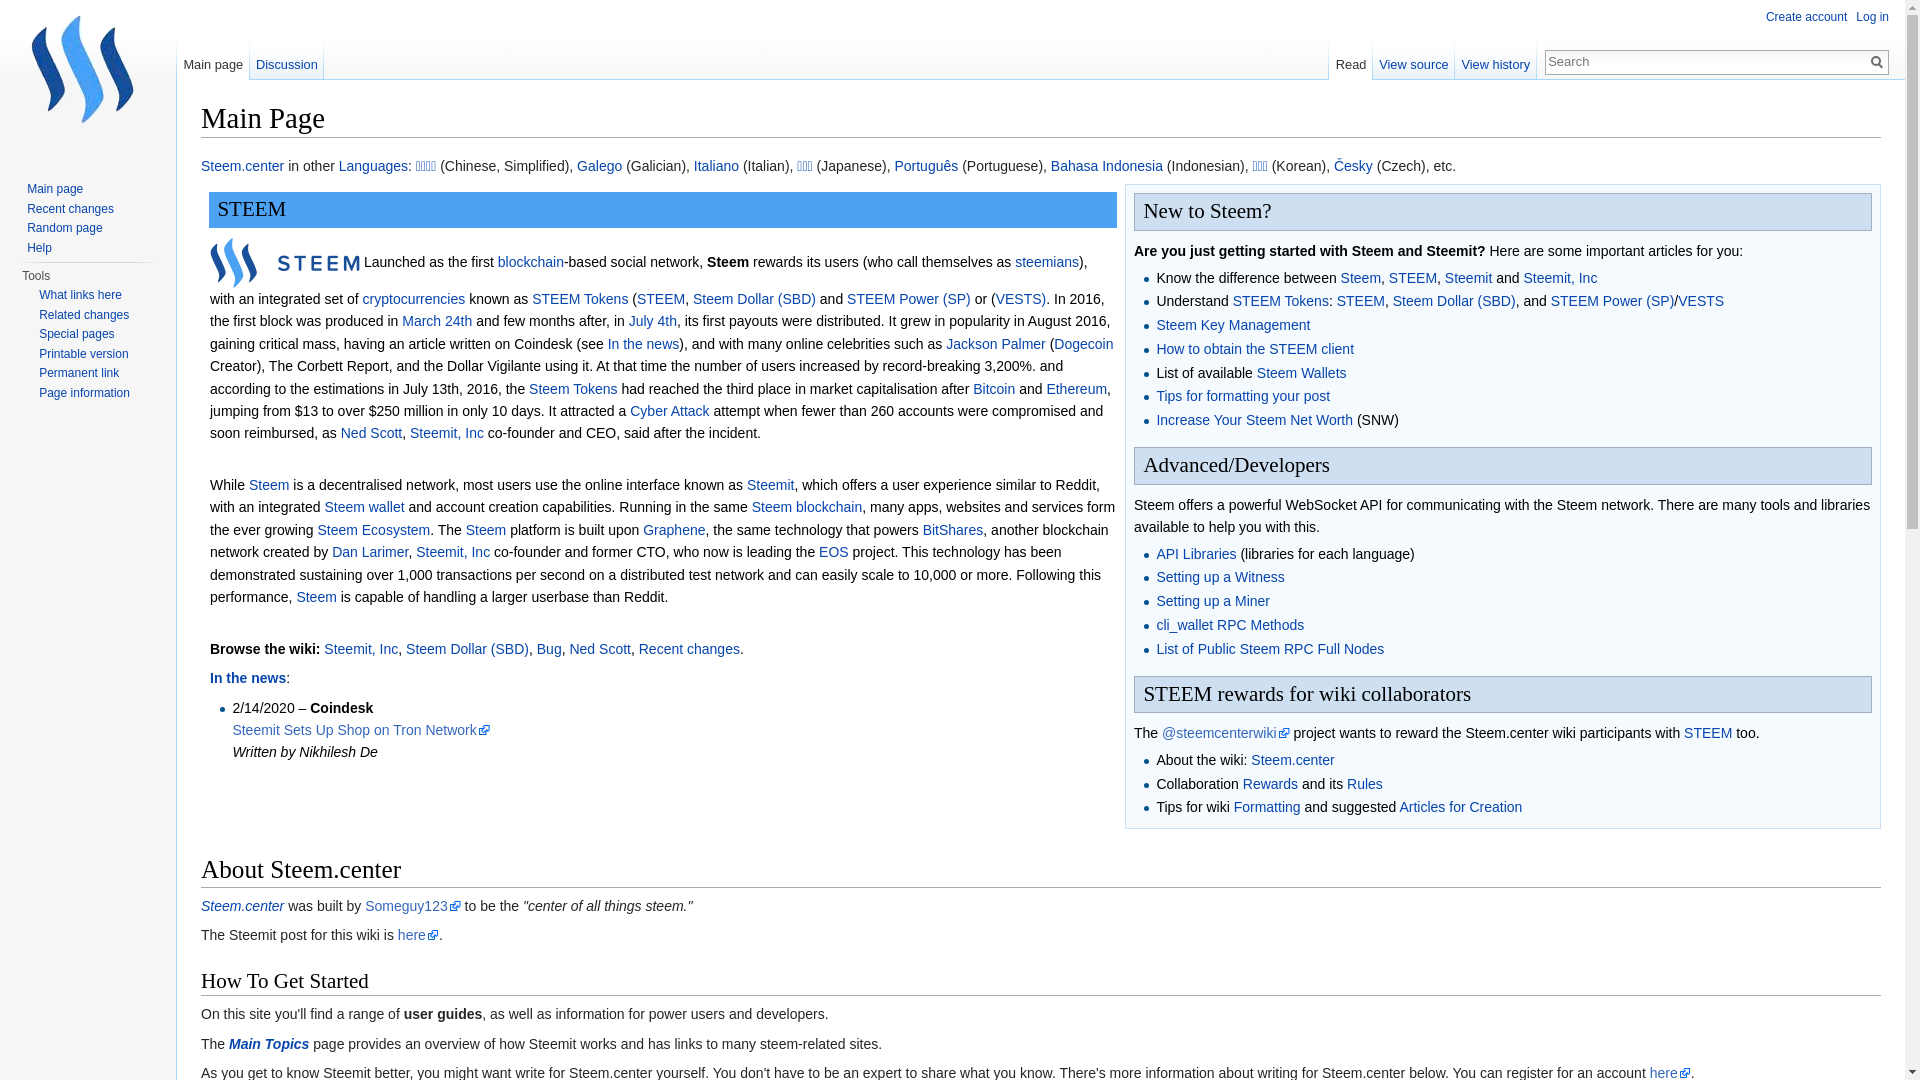 This screenshot has height=1080, width=1920. Describe the element at coordinates (1875, 60) in the screenshot. I see `'Go to a page with this exact name if it exists'` at that location.